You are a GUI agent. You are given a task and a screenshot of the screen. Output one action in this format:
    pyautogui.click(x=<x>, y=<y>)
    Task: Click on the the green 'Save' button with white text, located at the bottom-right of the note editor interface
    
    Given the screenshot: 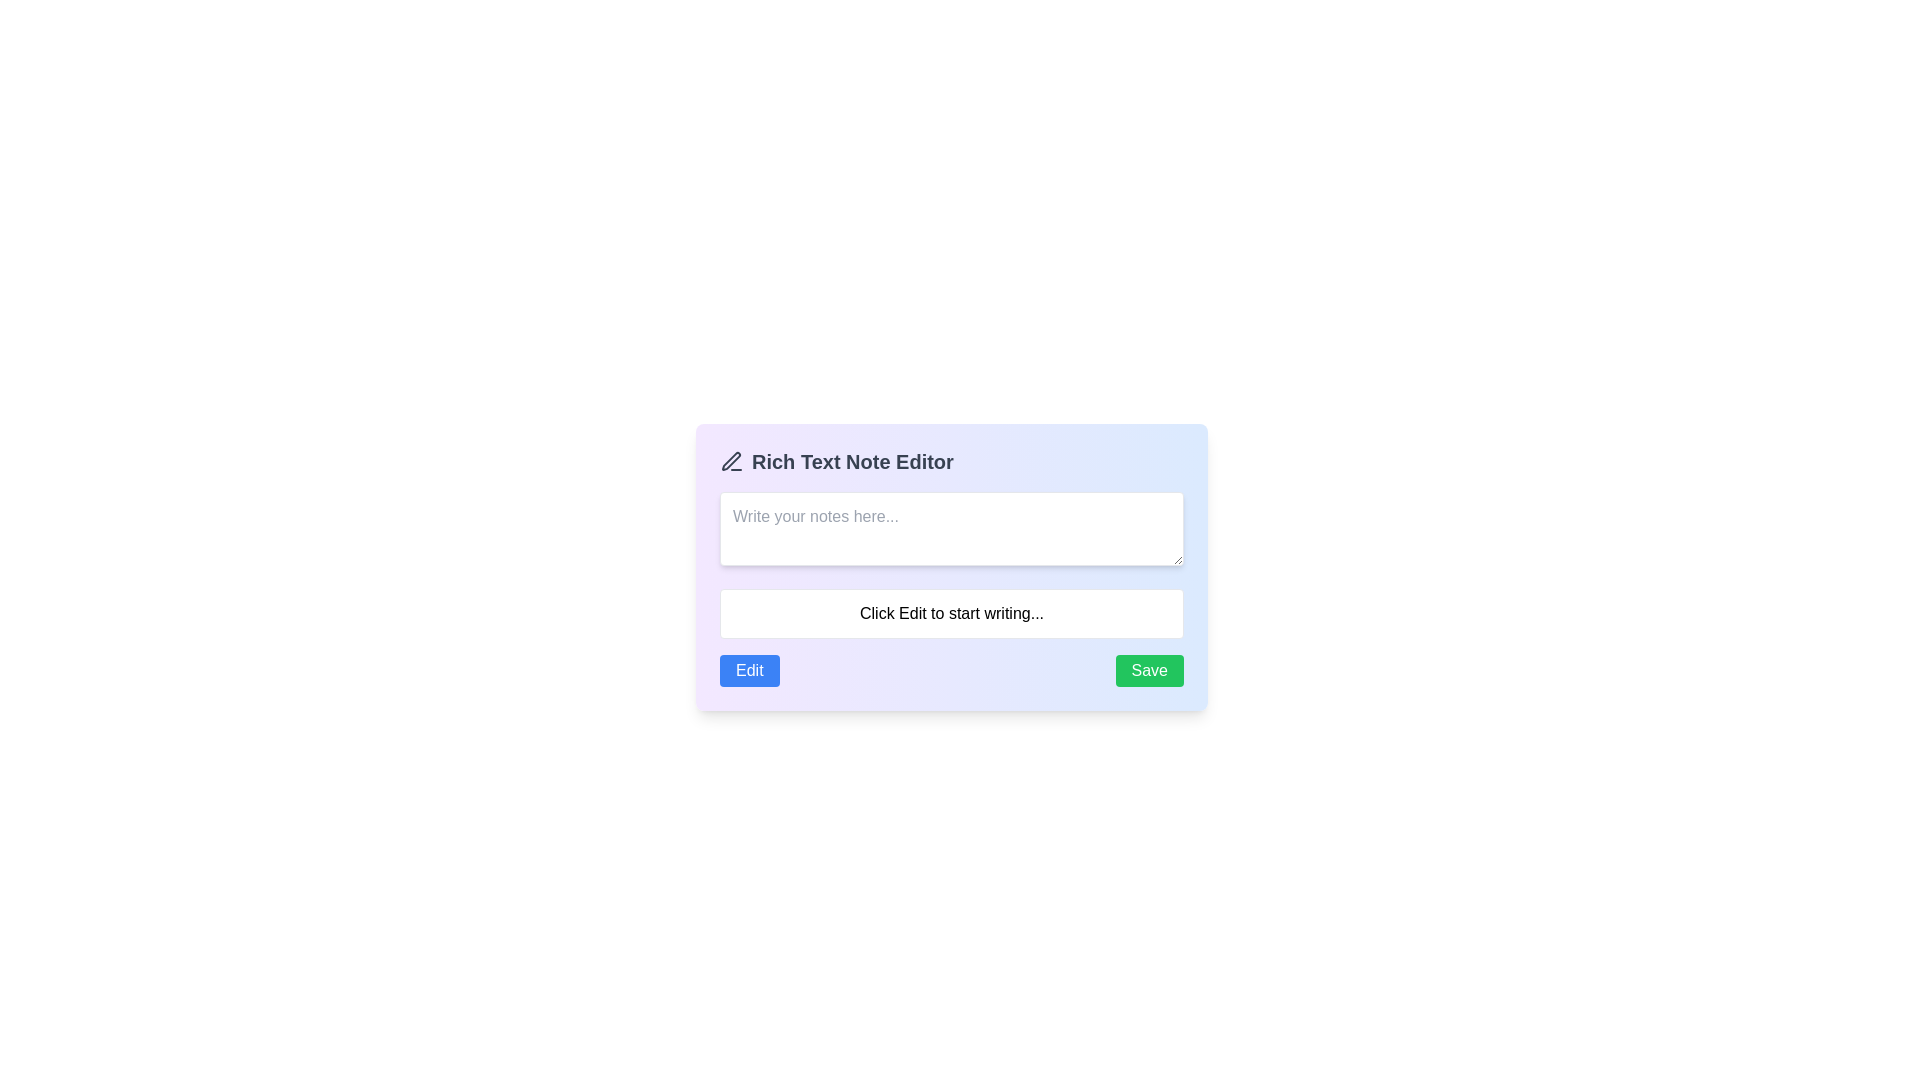 What is the action you would take?
    pyautogui.click(x=1149, y=671)
    